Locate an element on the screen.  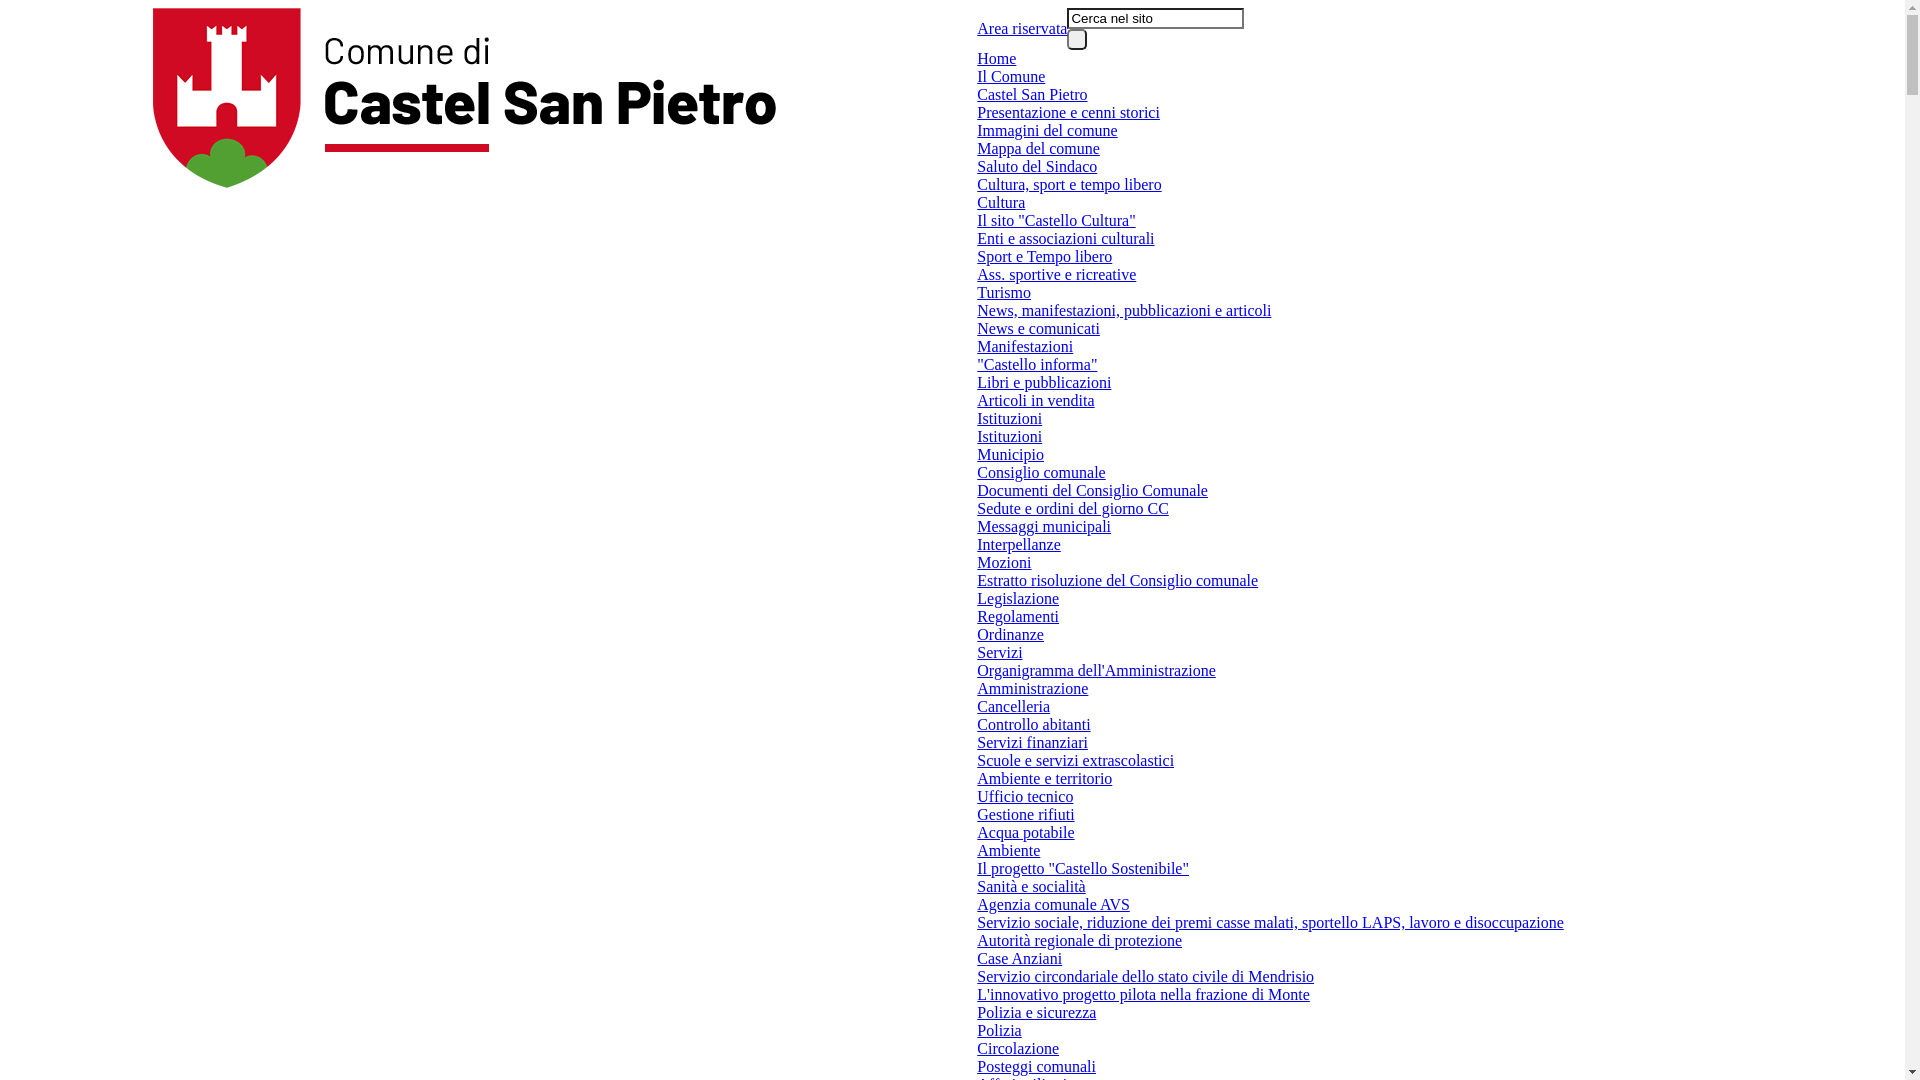
'Interpellanze' is located at coordinates (1018, 544).